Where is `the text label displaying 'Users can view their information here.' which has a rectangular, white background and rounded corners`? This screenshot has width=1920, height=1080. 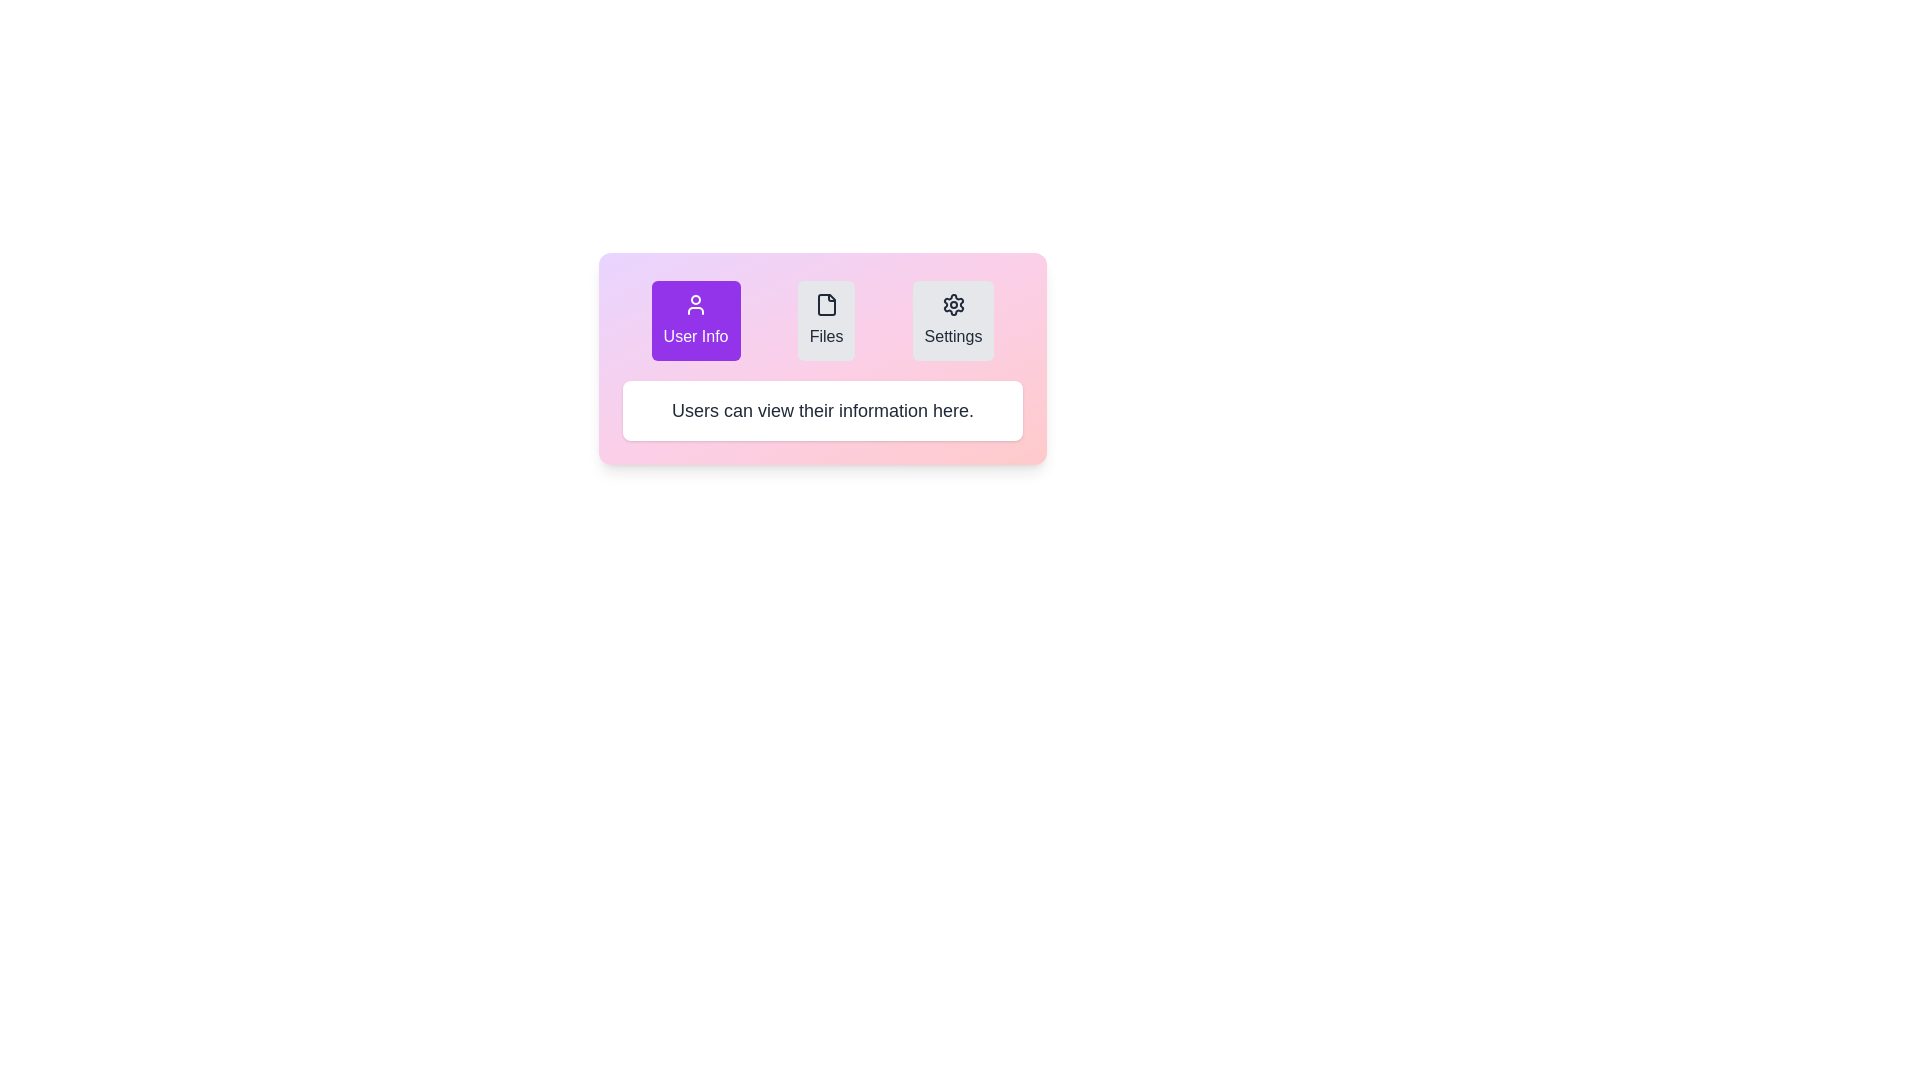 the text label displaying 'Users can view their information here.' which has a rectangular, white background and rounded corners is located at coordinates (822, 410).